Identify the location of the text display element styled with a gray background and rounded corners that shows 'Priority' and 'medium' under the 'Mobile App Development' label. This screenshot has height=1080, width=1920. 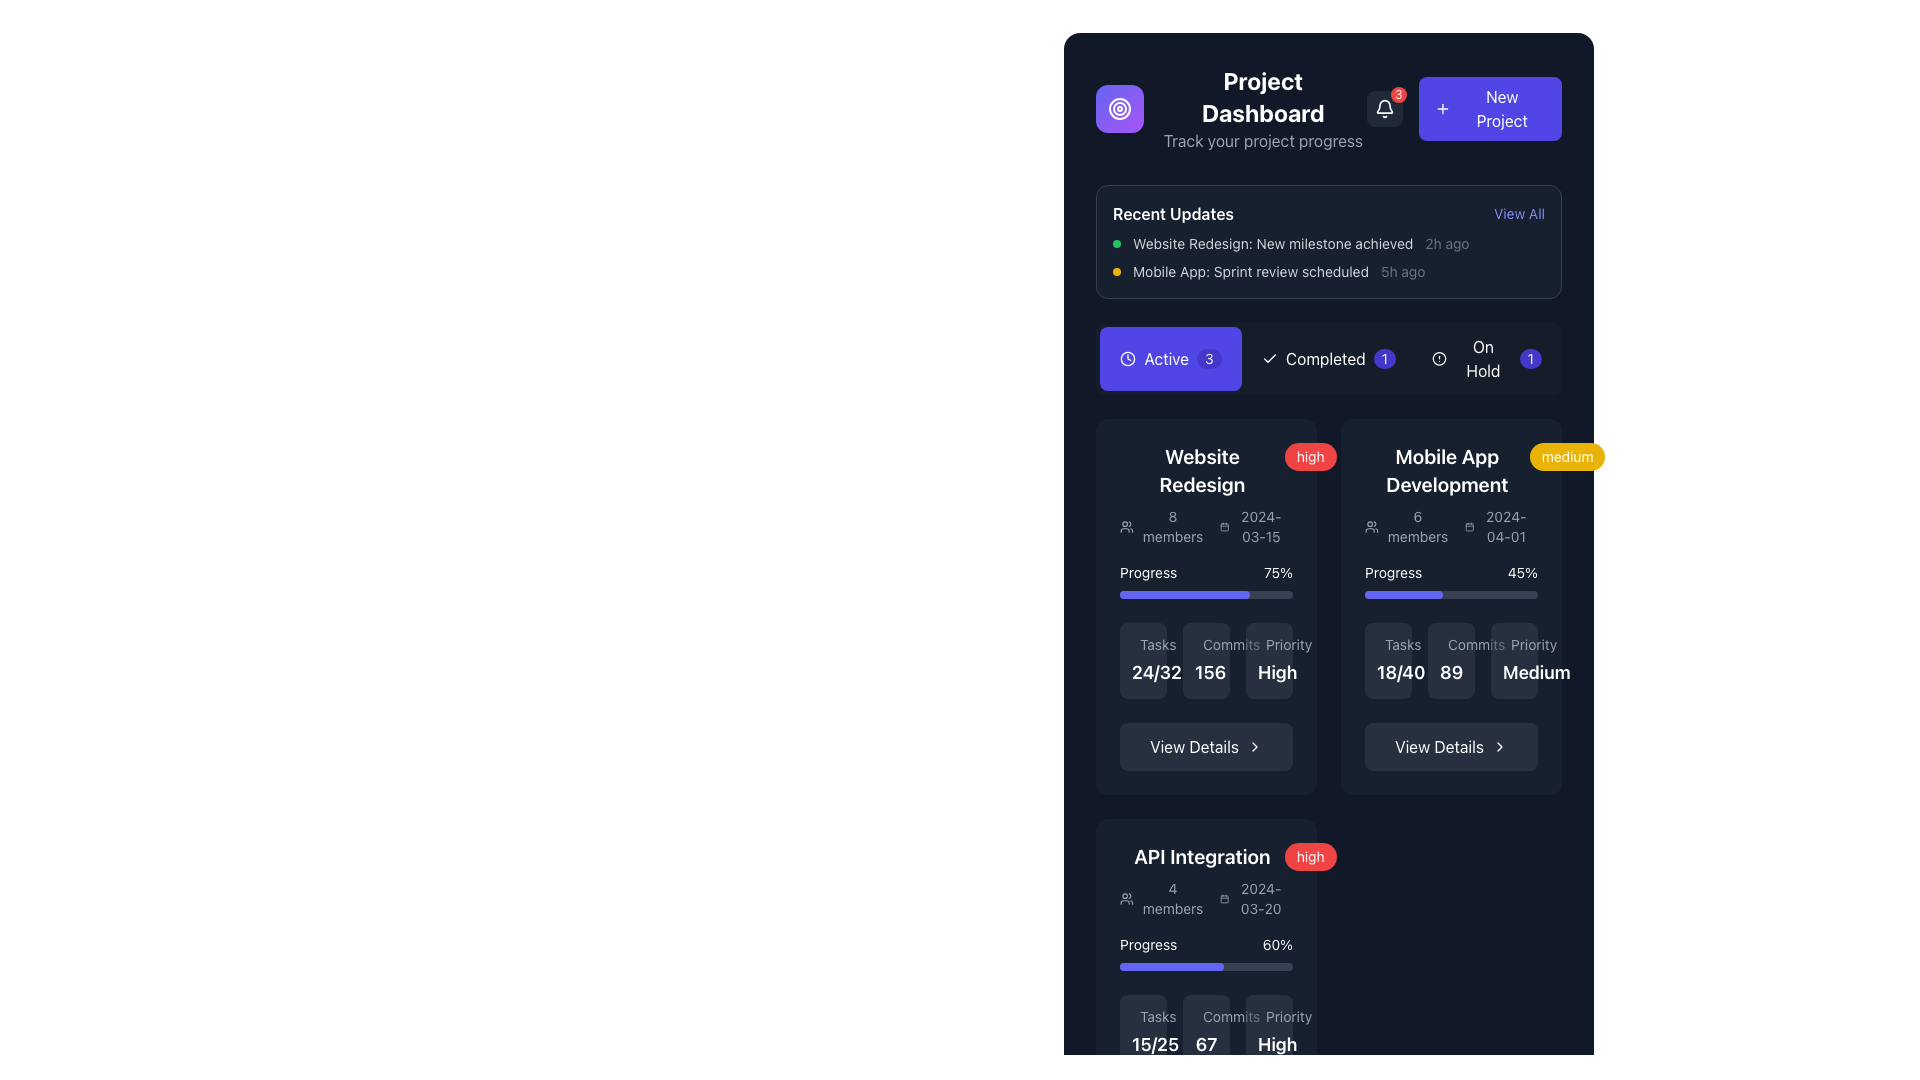
(1514, 660).